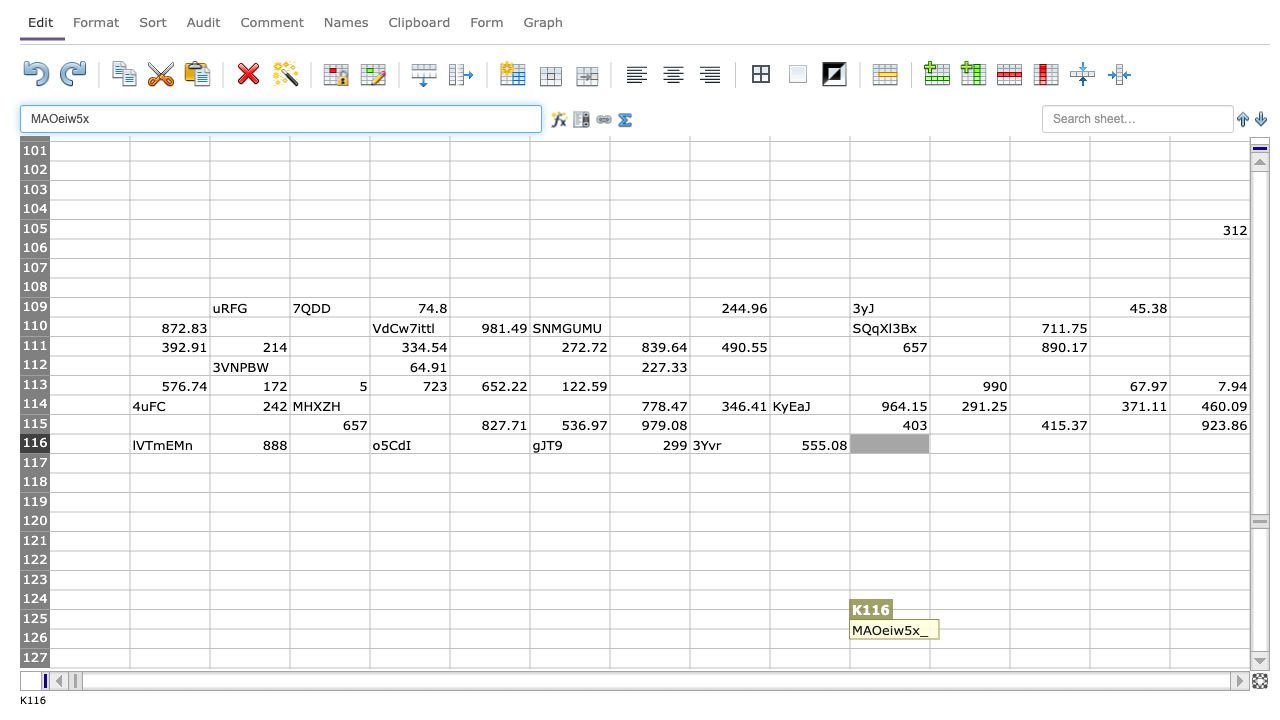 Image resolution: width=1280 pixels, height=720 pixels. What do you see at coordinates (969, 638) in the screenshot?
I see `column L row 126` at bounding box center [969, 638].